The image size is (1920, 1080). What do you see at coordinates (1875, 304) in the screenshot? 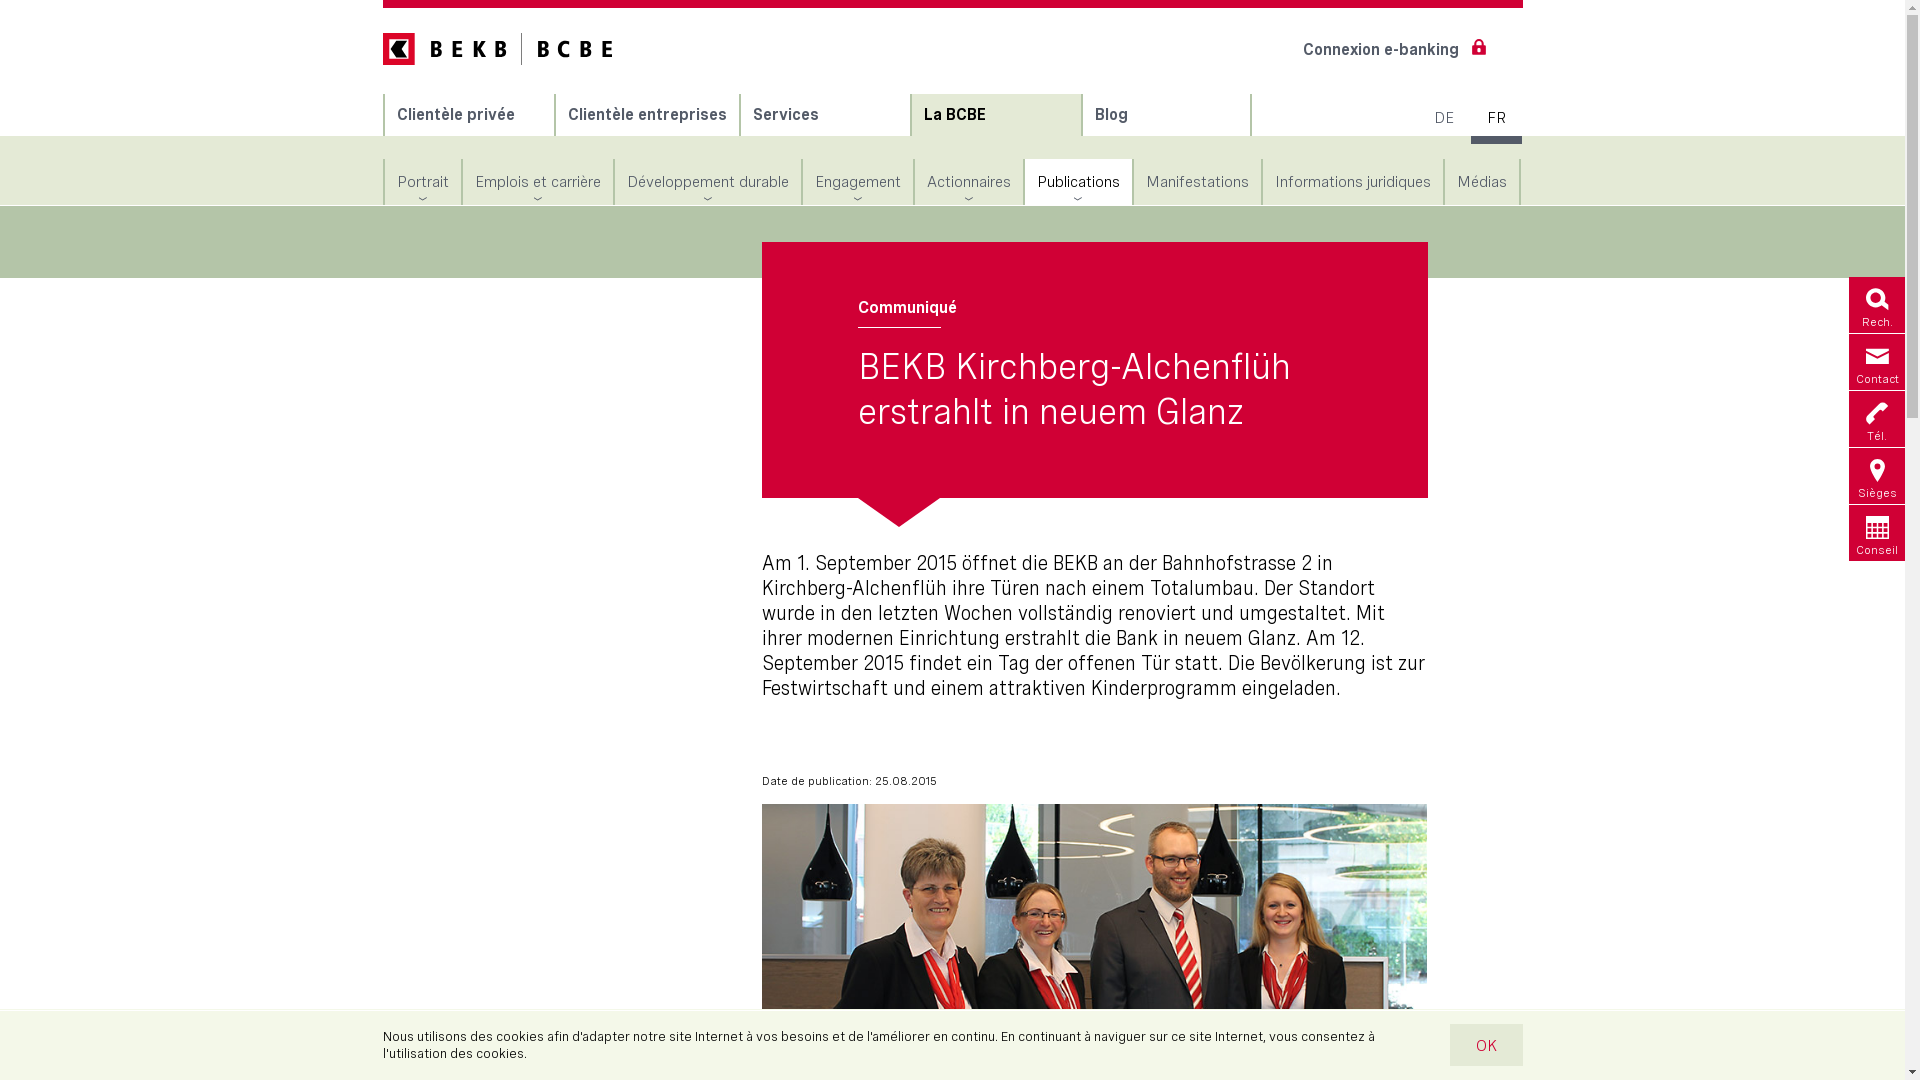
I see `'Rech.'` at bounding box center [1875, 304].